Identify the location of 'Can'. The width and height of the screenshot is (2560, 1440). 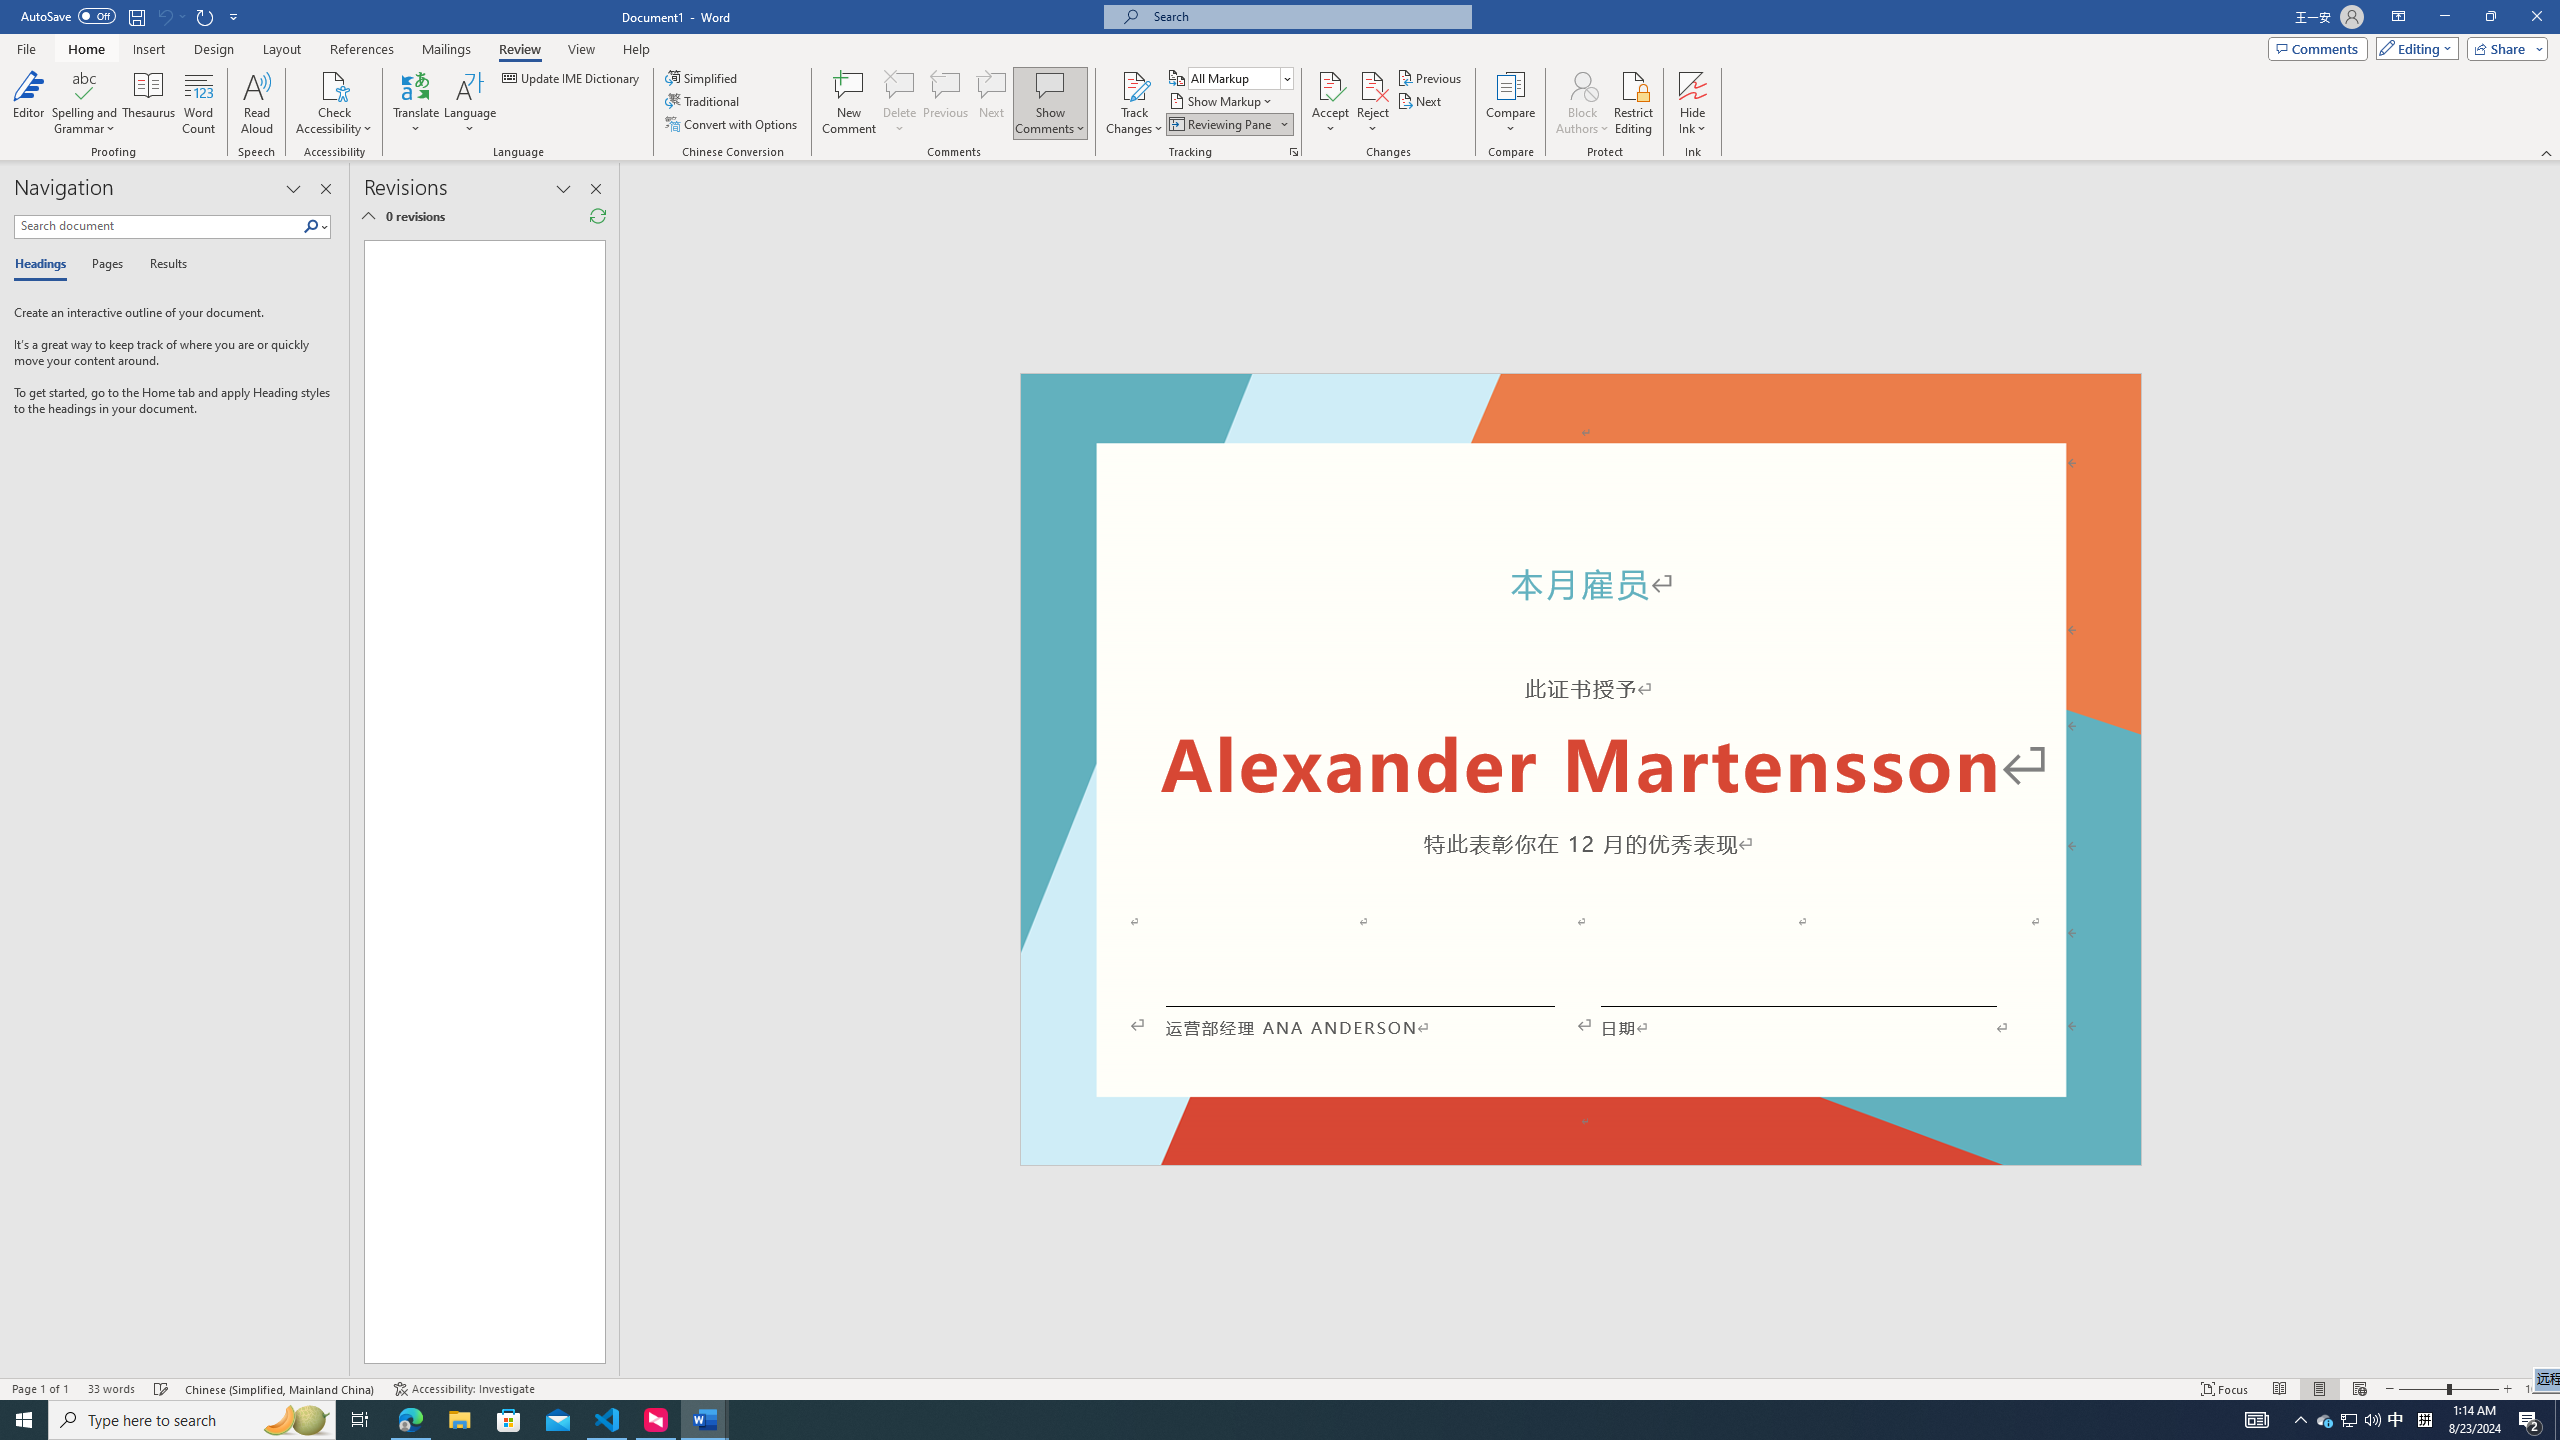
(170, 15).